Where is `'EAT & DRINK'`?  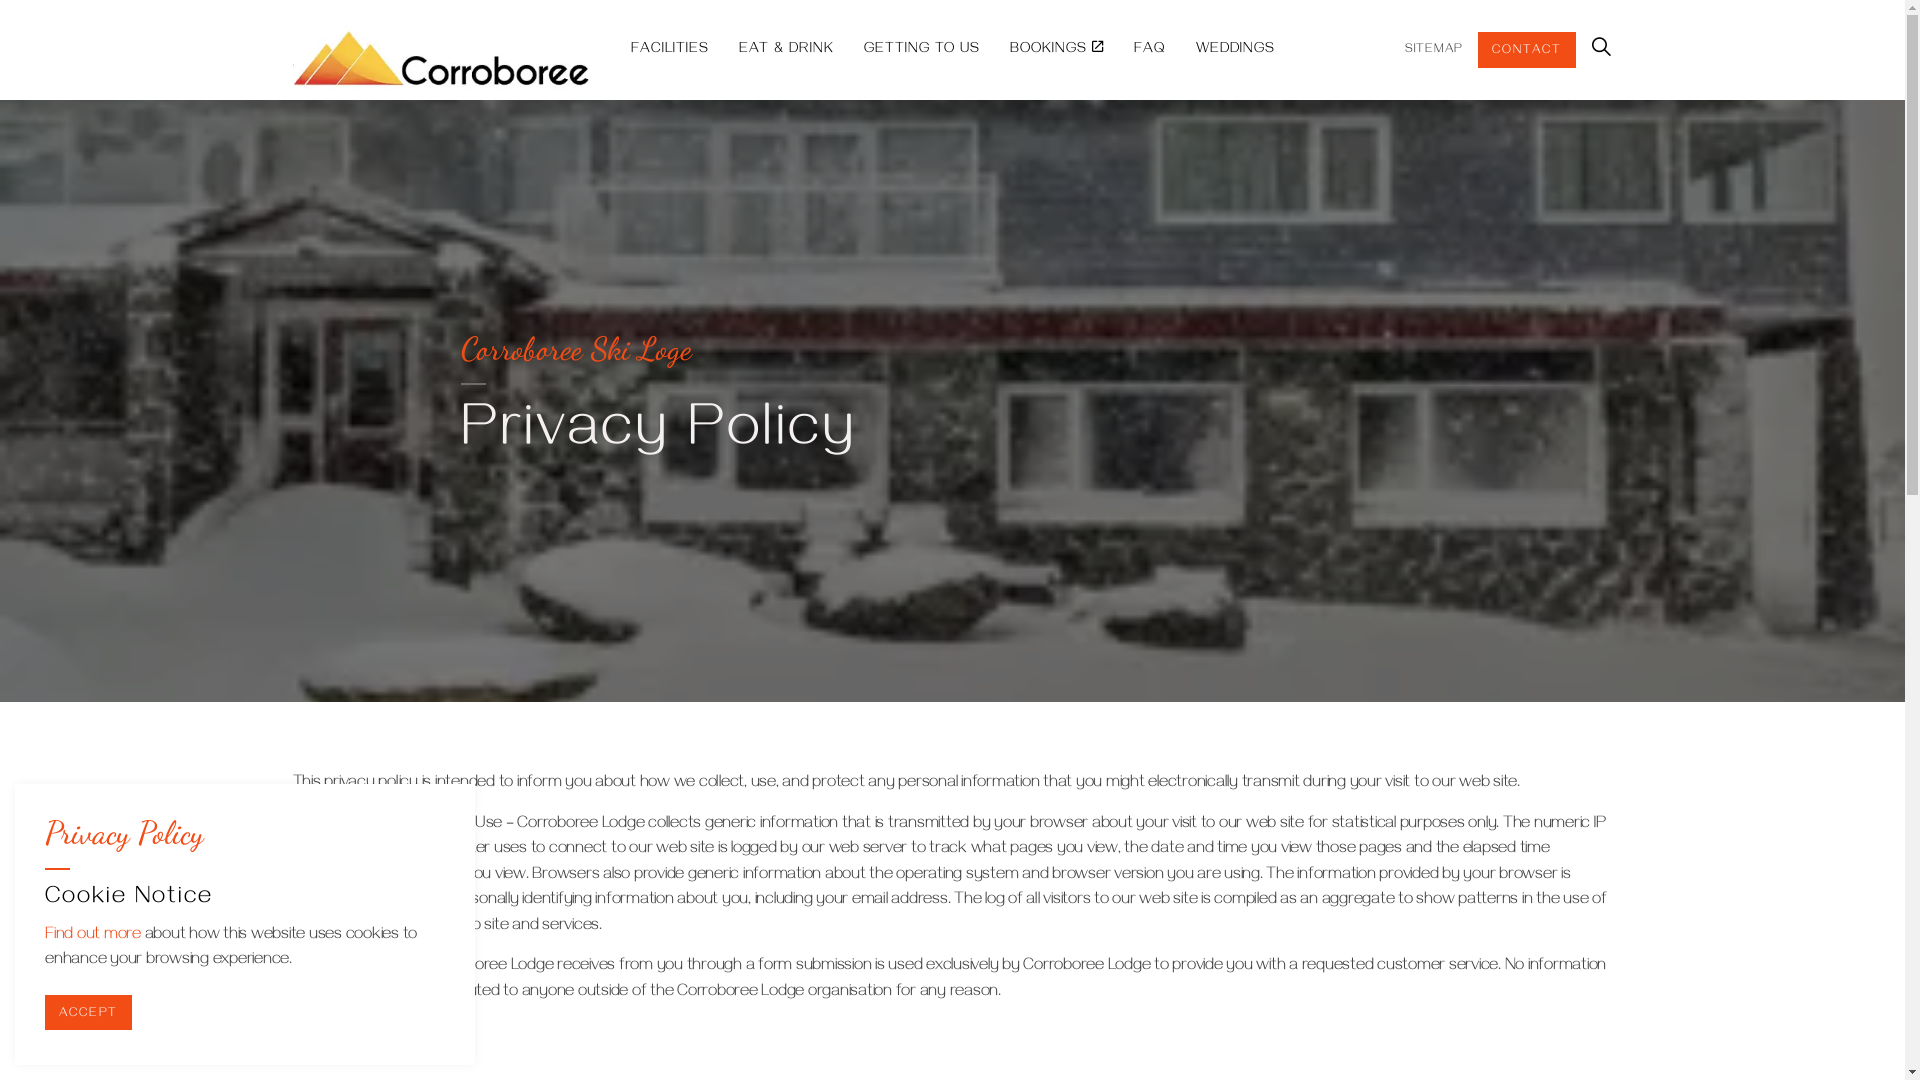
'EAT & DRINK' is located at coordinates (723, 49).